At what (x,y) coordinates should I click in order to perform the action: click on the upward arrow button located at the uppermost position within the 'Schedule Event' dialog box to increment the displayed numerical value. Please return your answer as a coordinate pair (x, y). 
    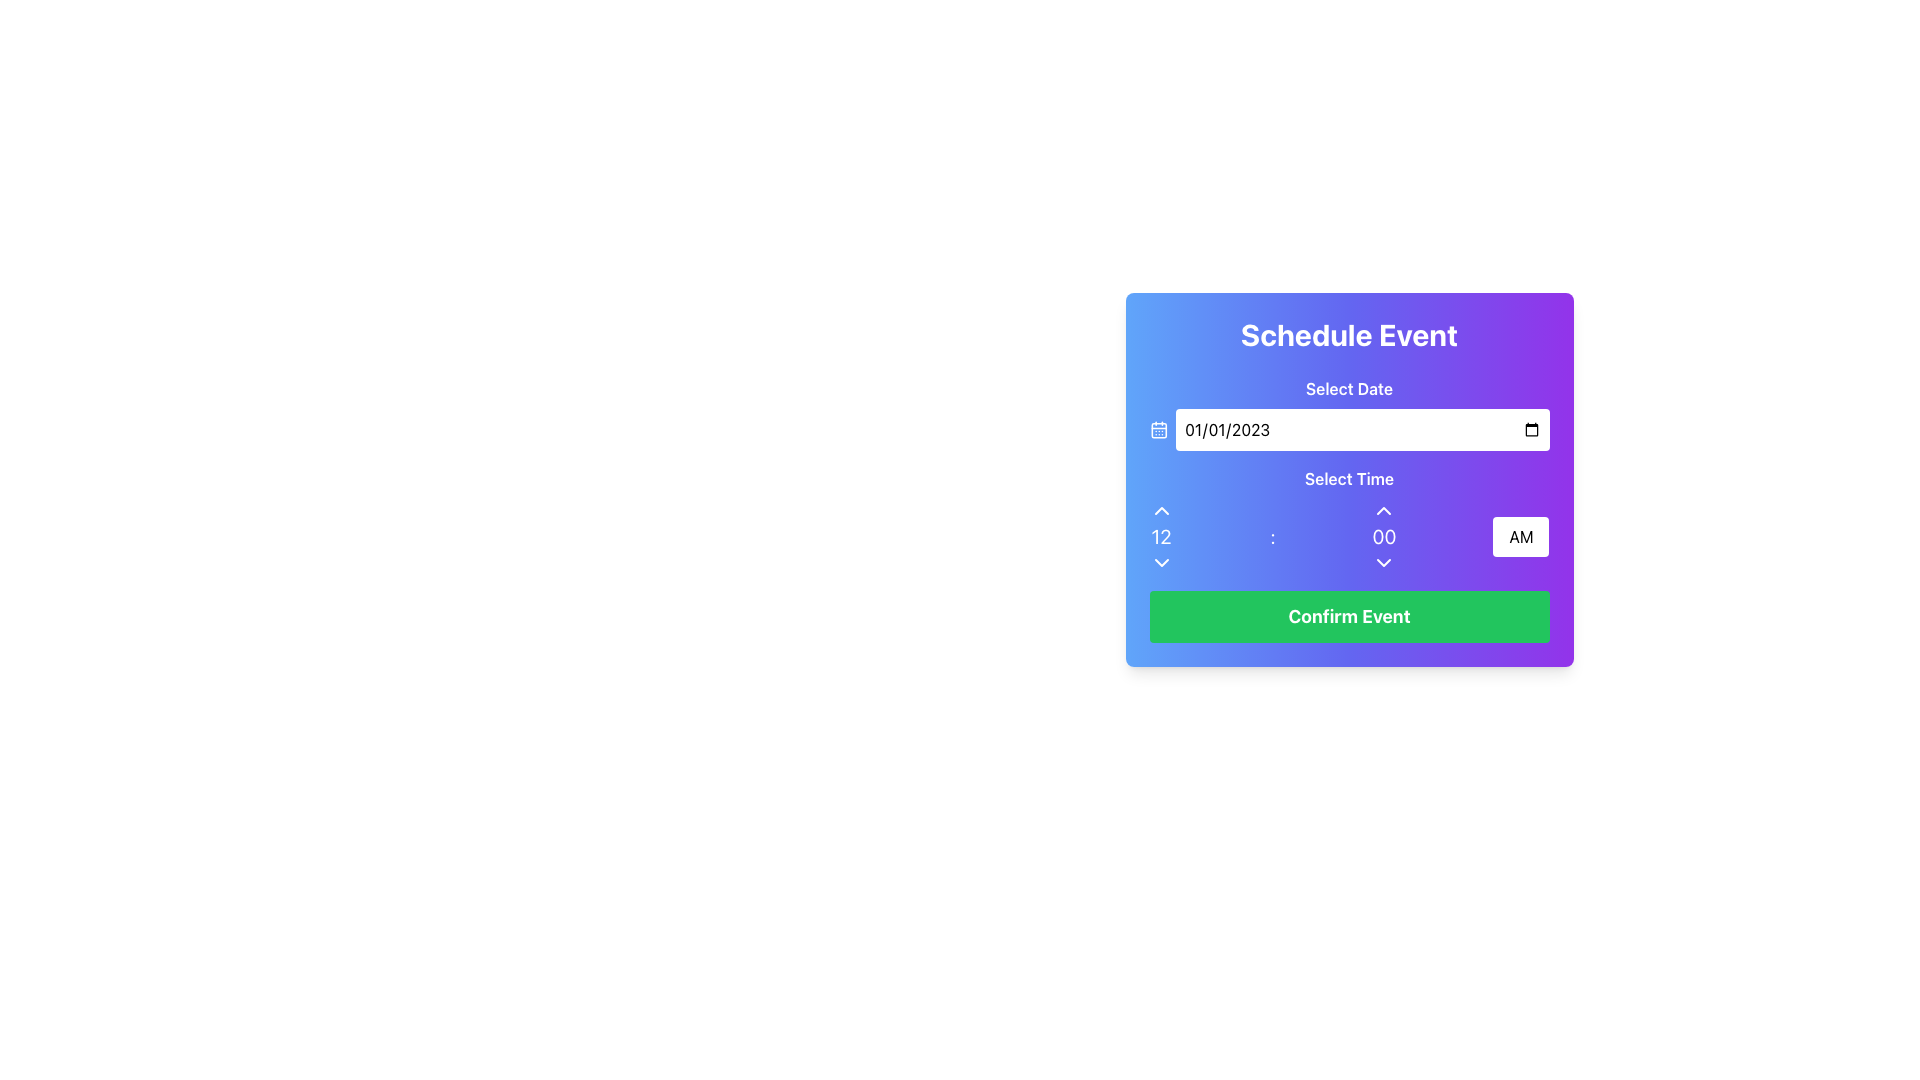
    Looking at the image, I should click on (1161, 509).